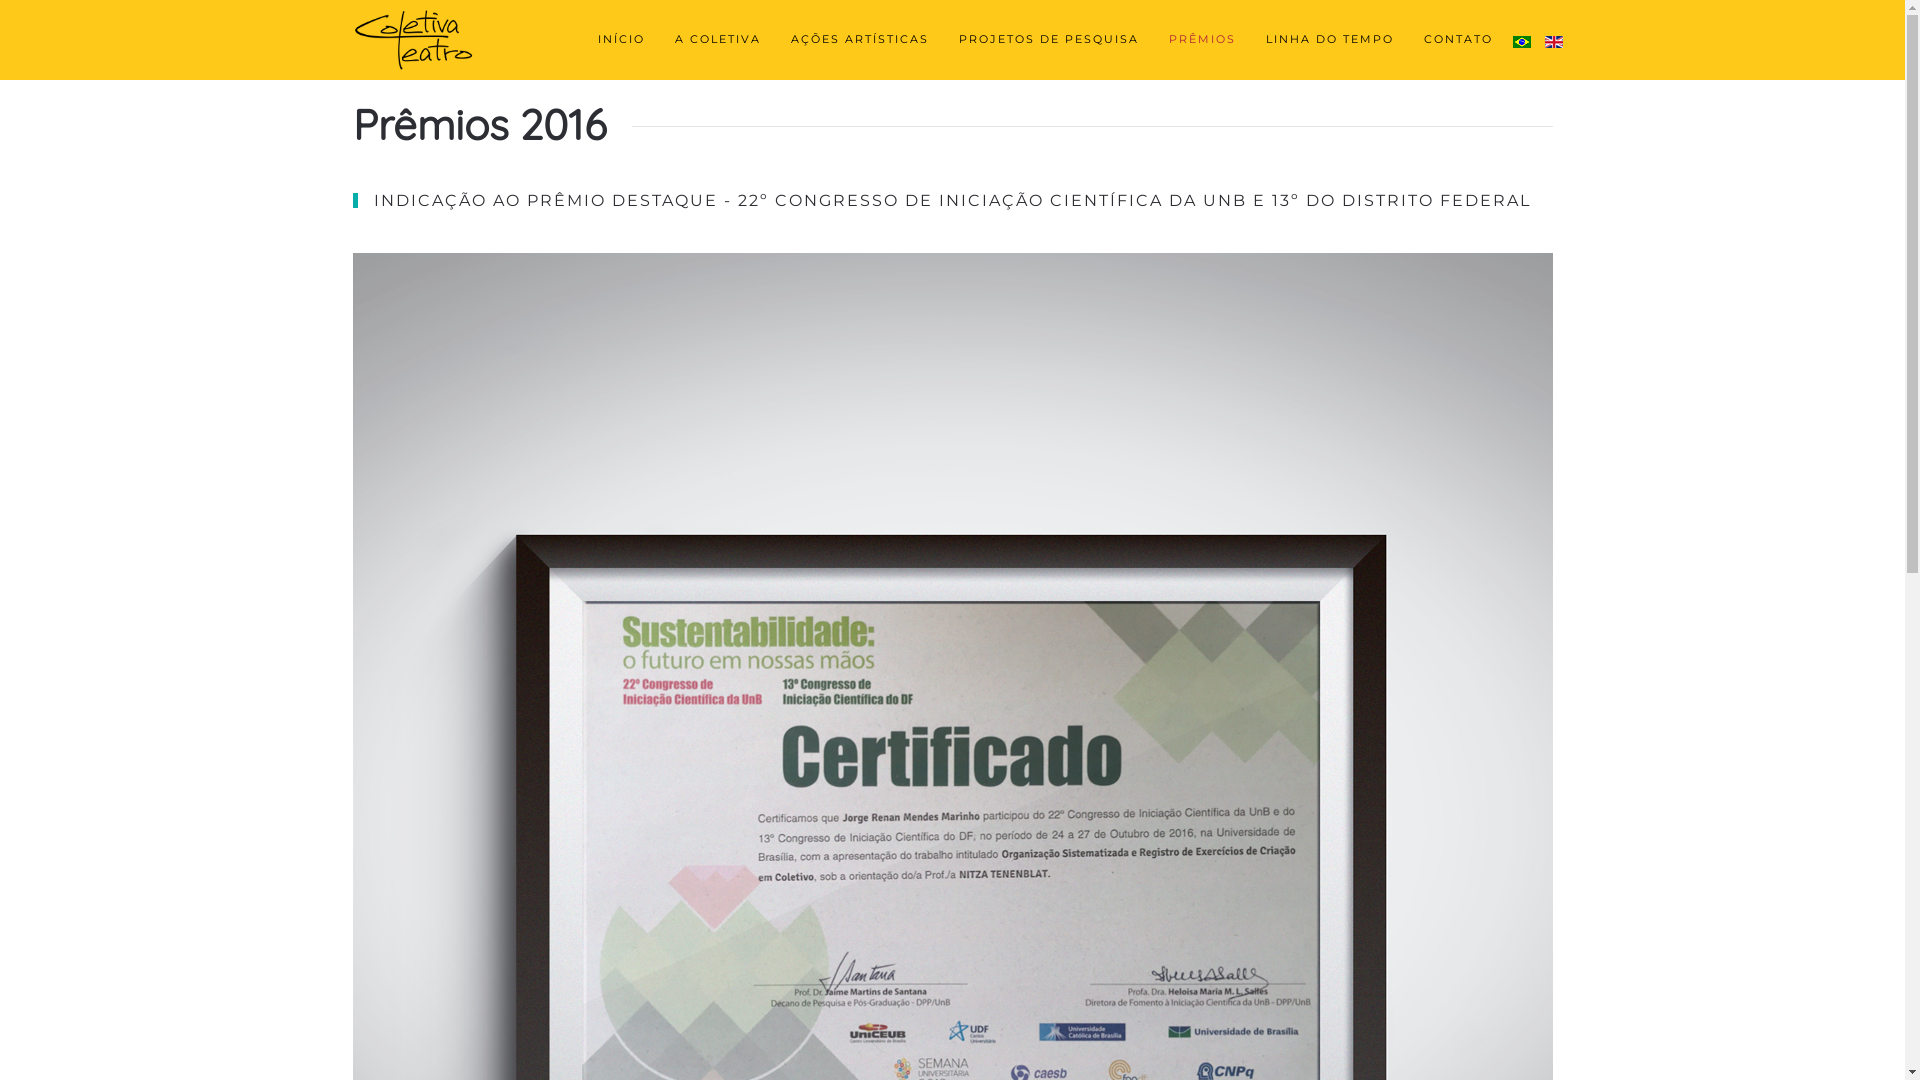  I want to click on 'A COLETIVA', so click(660, 39).